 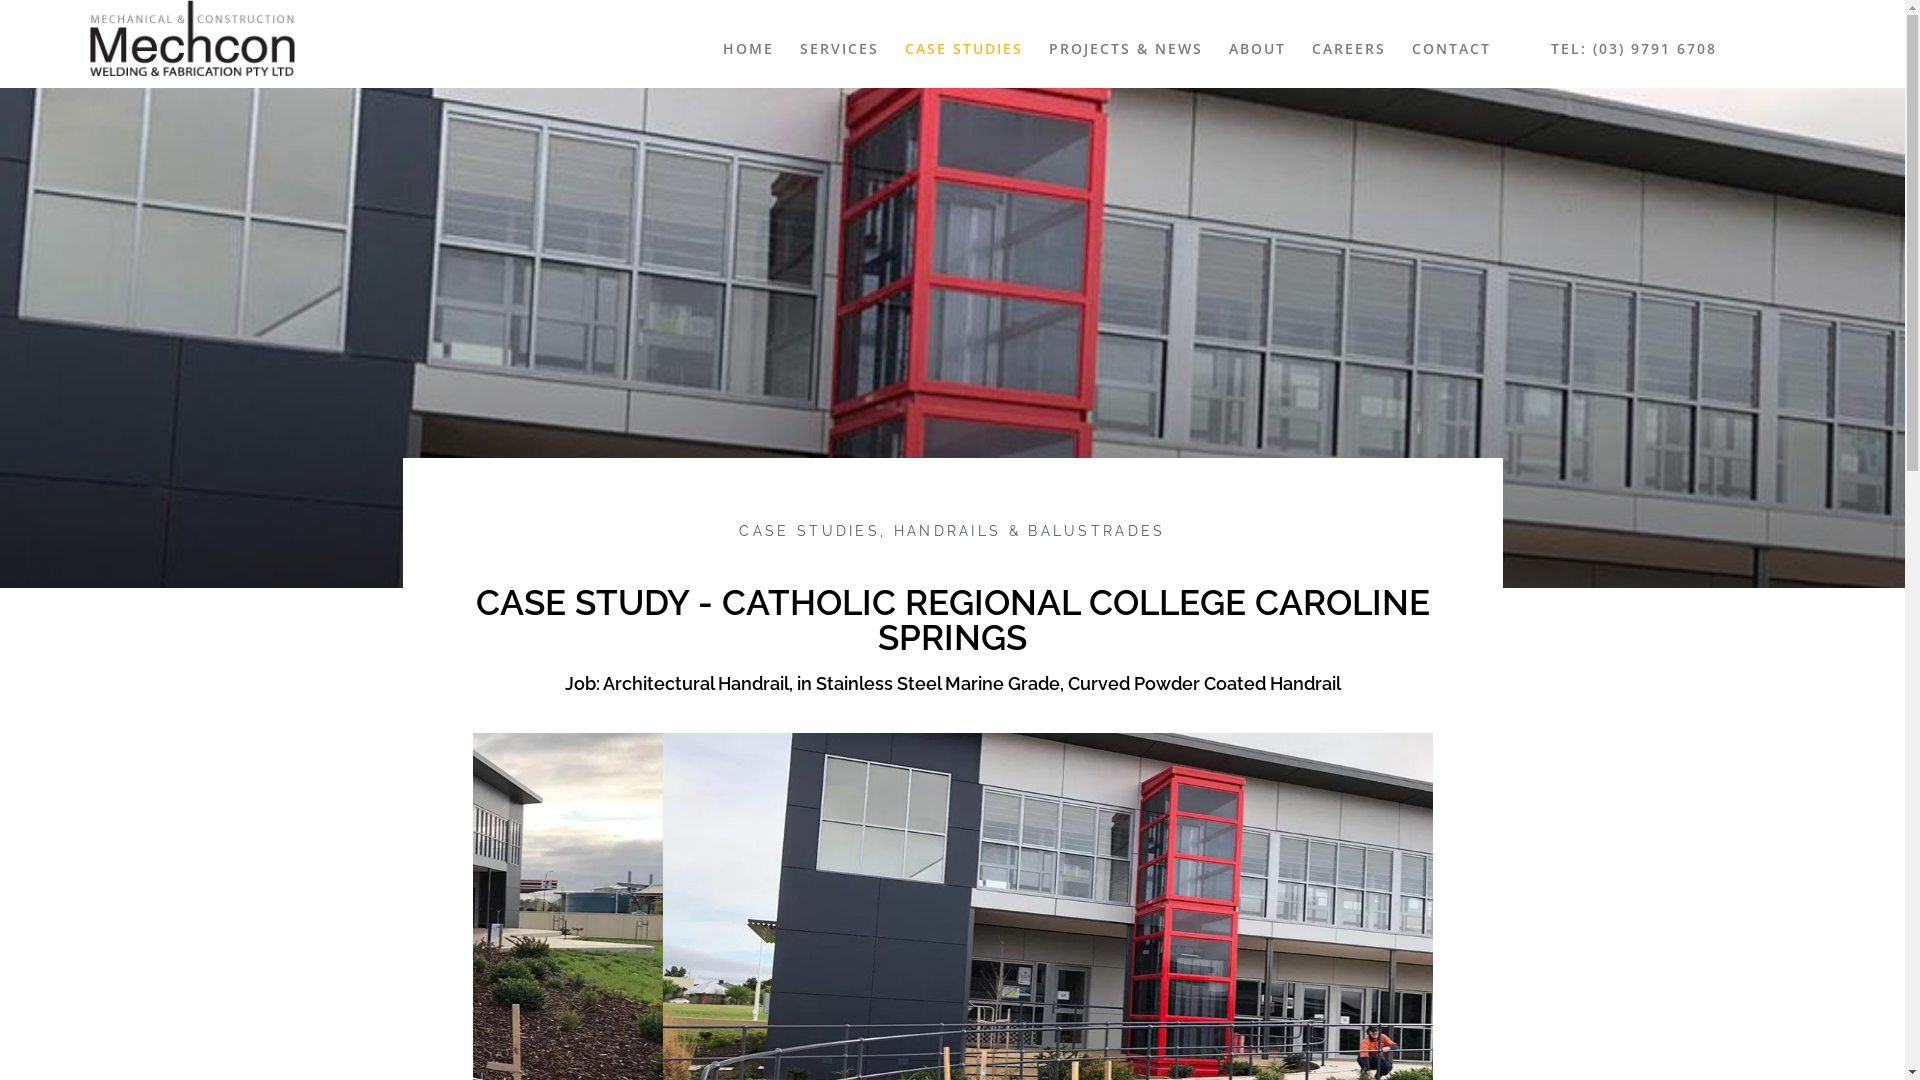 What do you see at coordinates (1256, 48) in the screenshot?
I see `'ABOUT'` at bounding box center [1256, 48].